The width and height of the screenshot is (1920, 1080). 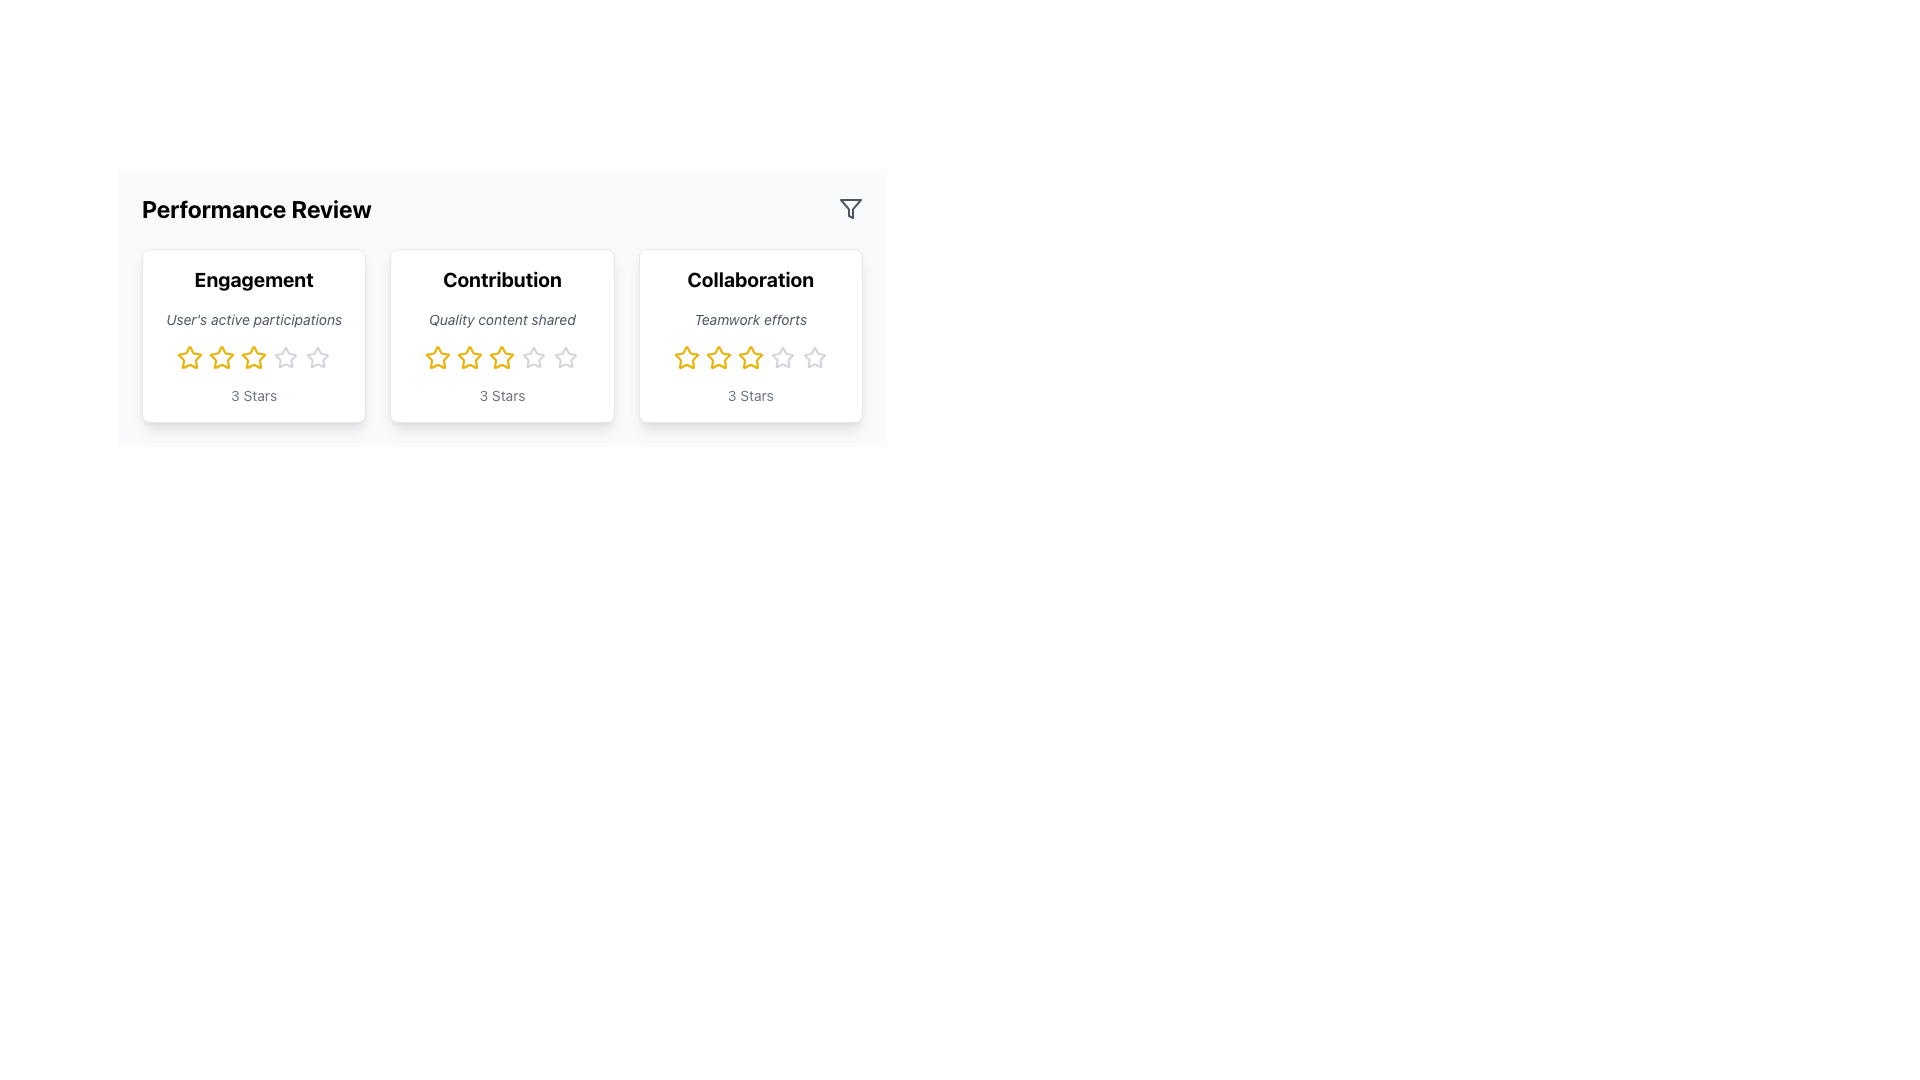 I want to click on the fourth star icon in the five-star rating component within the 'Engagement' section, so click(x=317, y=356).